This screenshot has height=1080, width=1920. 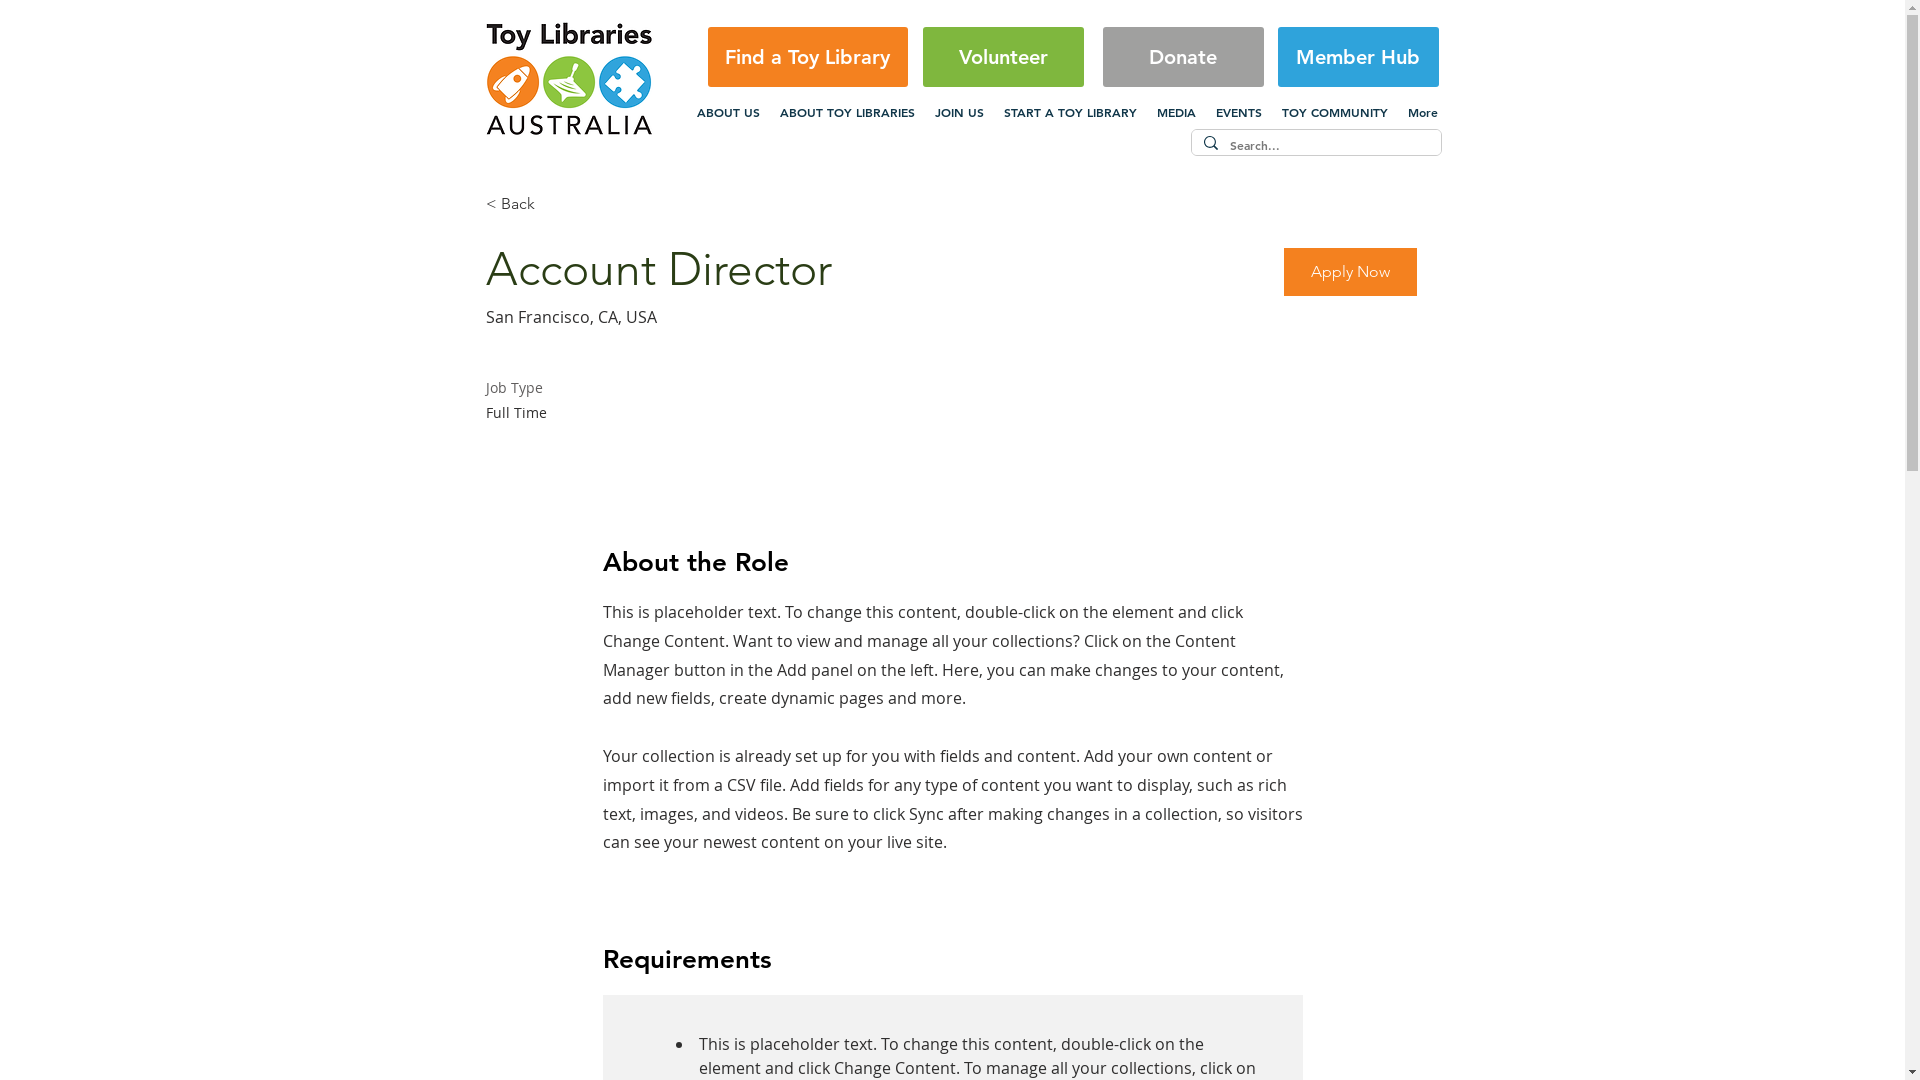 What do you see at coordinates (1175, 111) in the screenshot?
I see `'MEDIA'` at bounding box center [1175, 111].